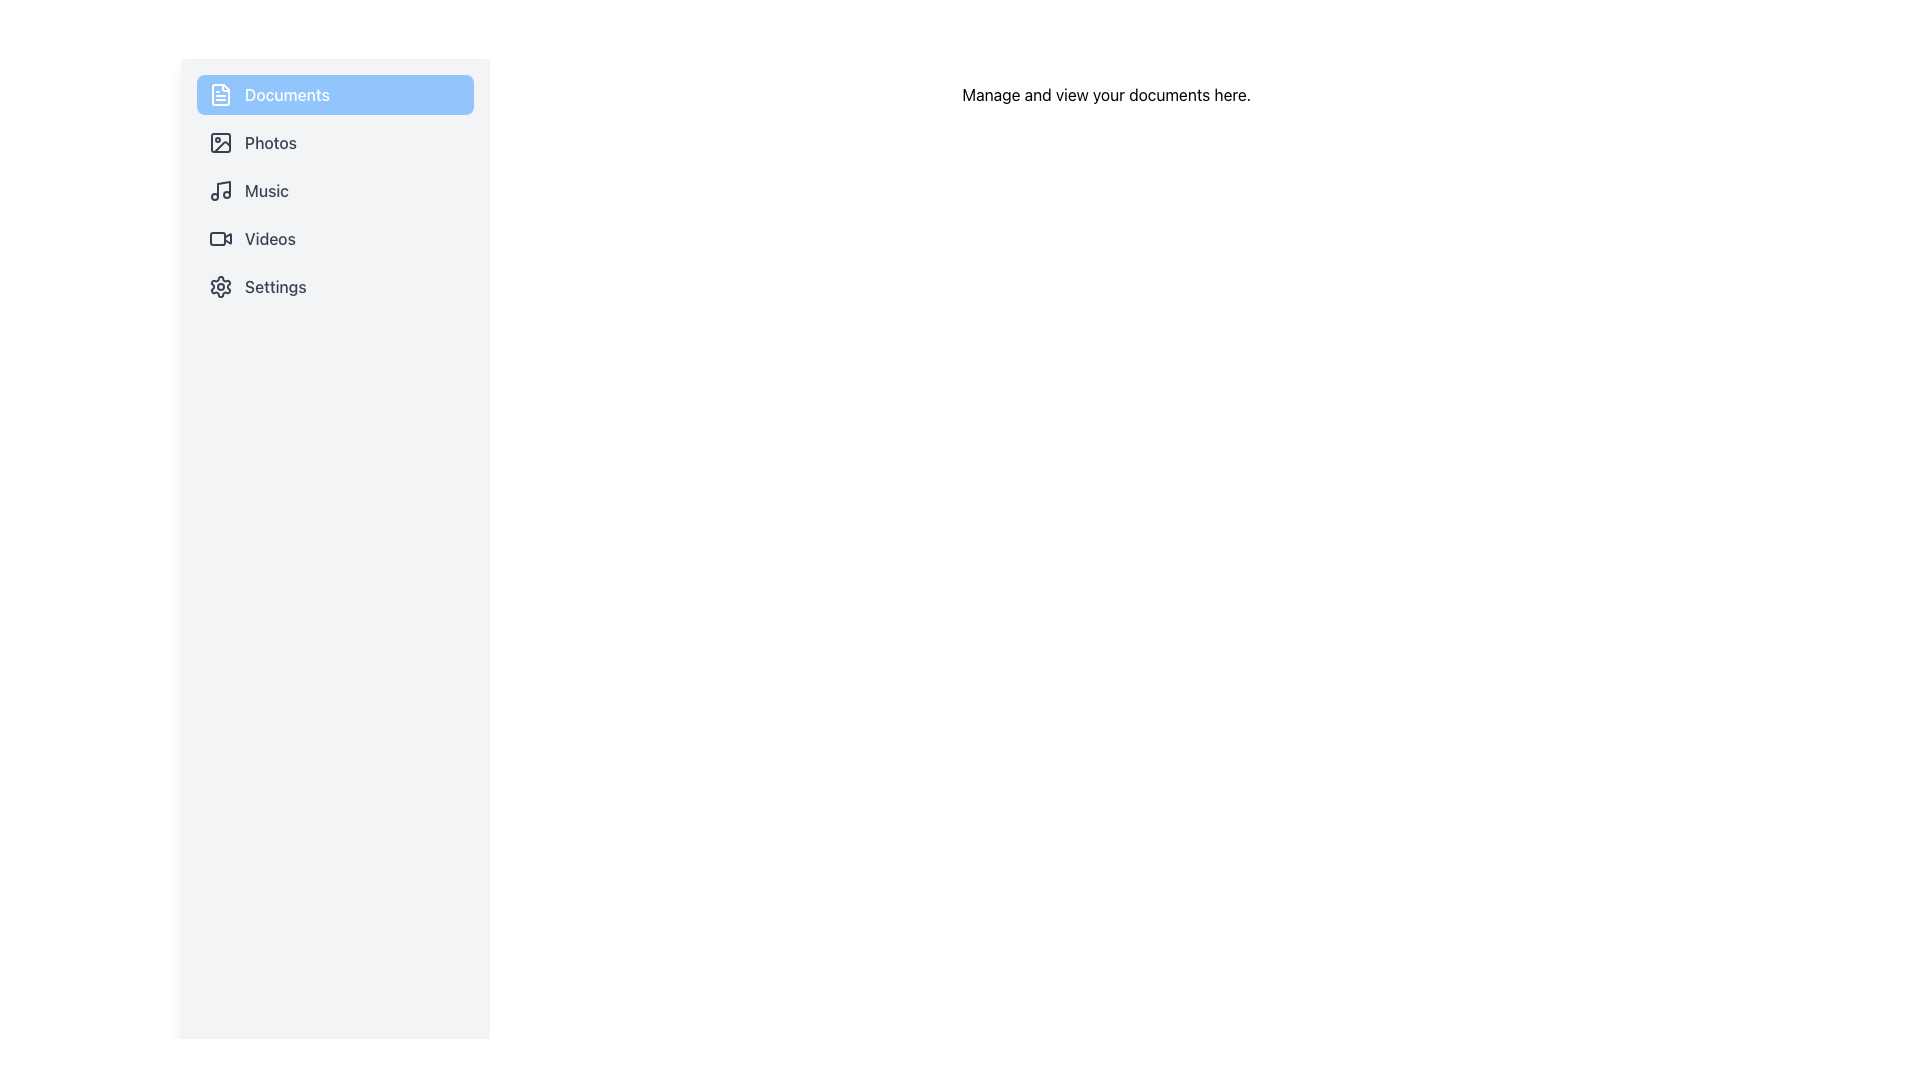  What do you see at coordinates (269, 238) in the screenshot?
I see `the static text label displaying 'Videos' in dark gray color, which is the third navigation item in the sidebar menu, positioned next to a video icon` at bounding box center [269, 238].